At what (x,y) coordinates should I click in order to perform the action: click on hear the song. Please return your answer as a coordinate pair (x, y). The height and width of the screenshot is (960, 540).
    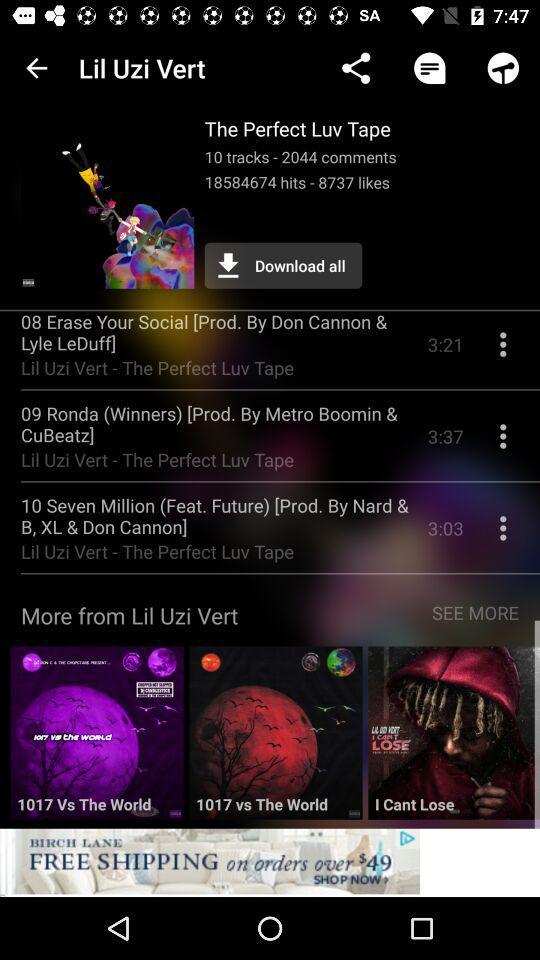
    Looking at the image, I should click on (96, 739).